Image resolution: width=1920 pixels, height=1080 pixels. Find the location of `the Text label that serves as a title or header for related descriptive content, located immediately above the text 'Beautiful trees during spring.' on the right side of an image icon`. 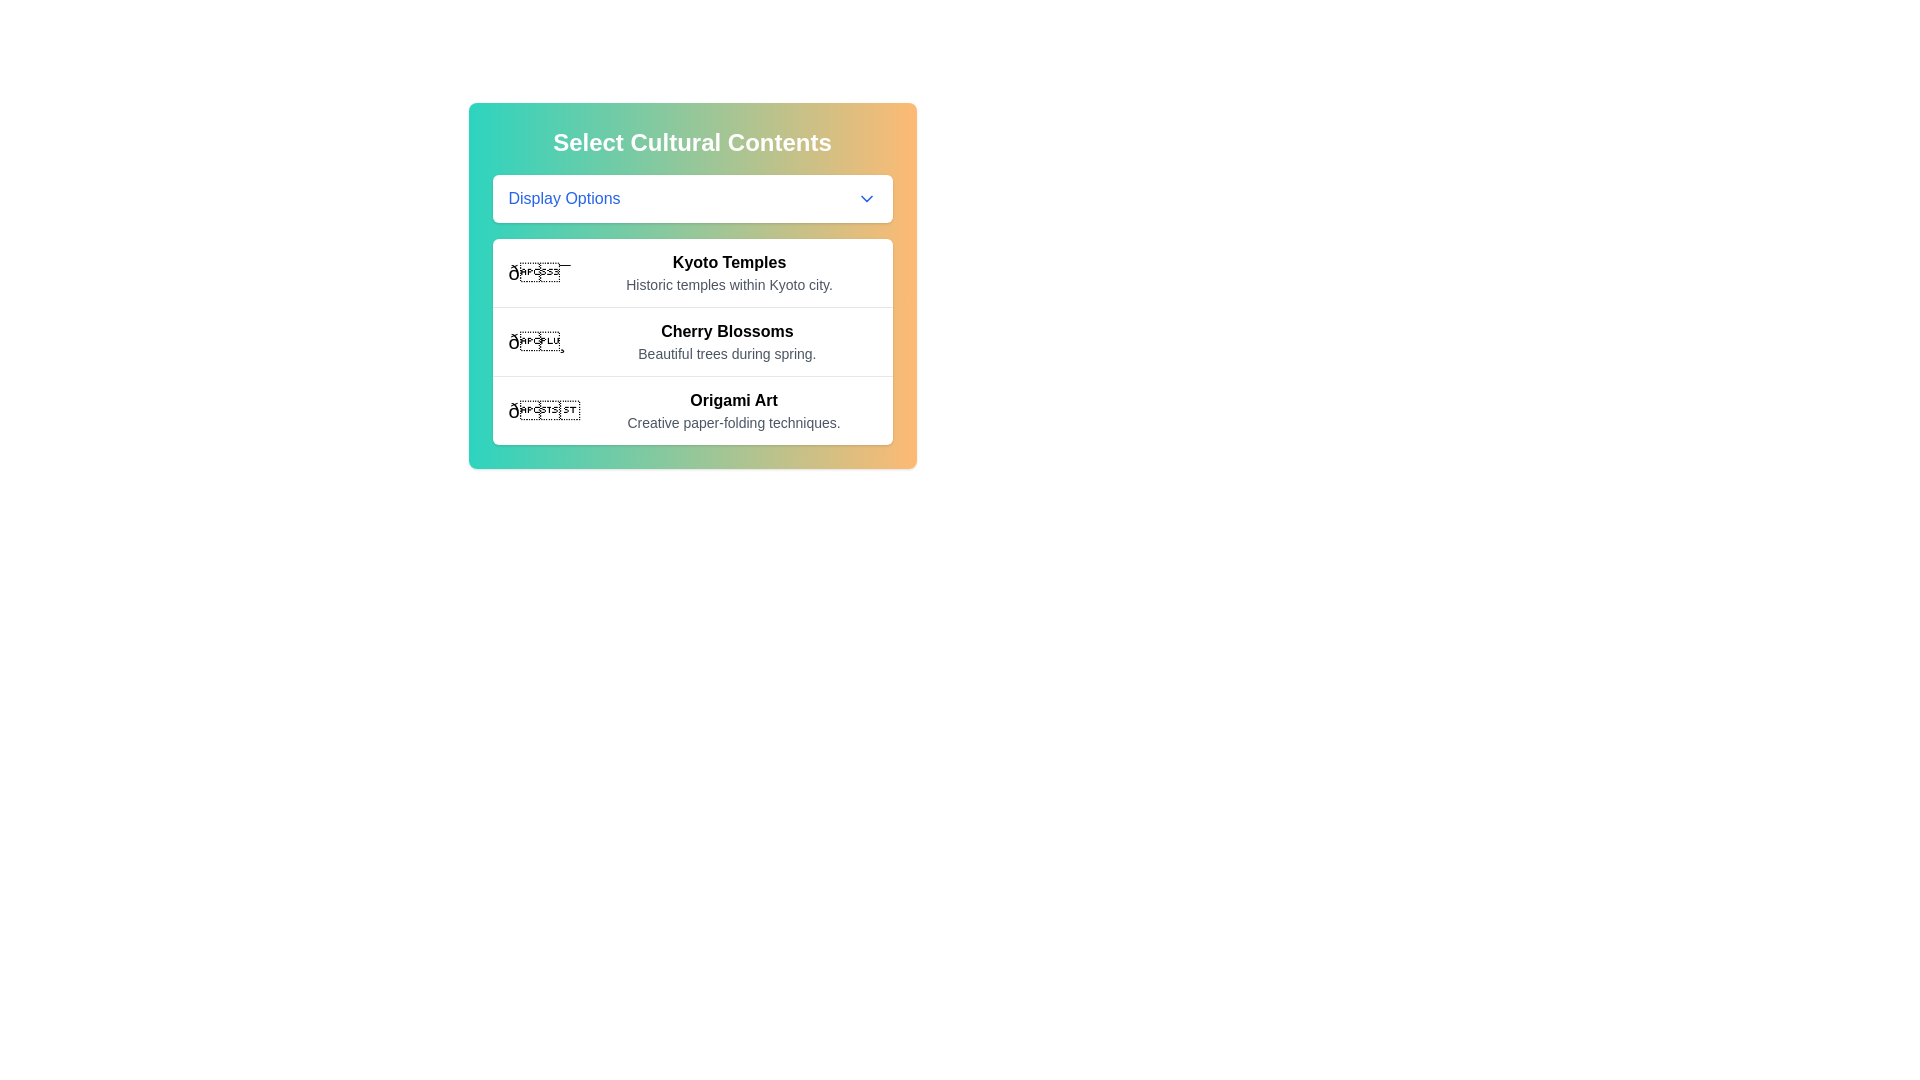

the Text label that serves as a title or header for related descriptive content, located immediately above the text 'Beautiful trees during spring.' on the right side of an image icon is located at coordinates (725, 330).